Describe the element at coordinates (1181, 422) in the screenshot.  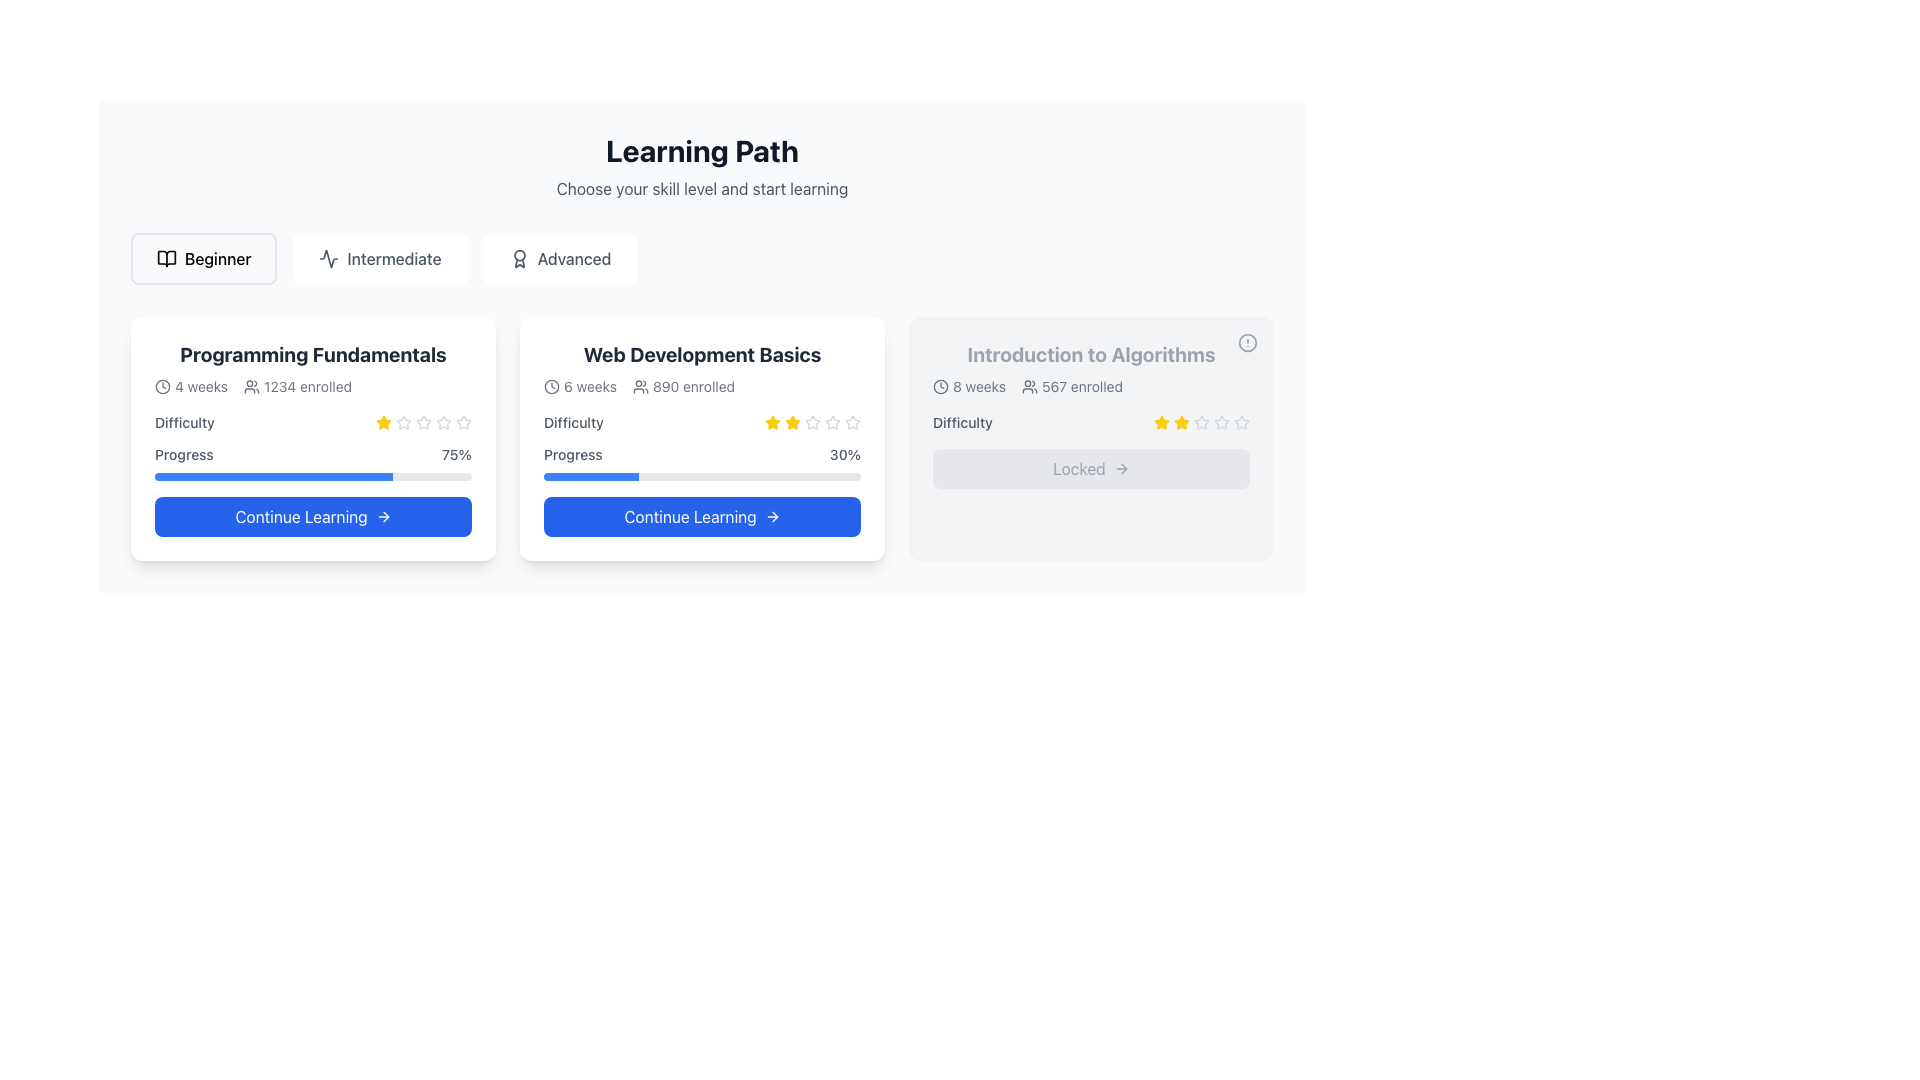
I see `the second yellow star icon in the rating section of the 'Introduction to Algorithms' card` at that location.